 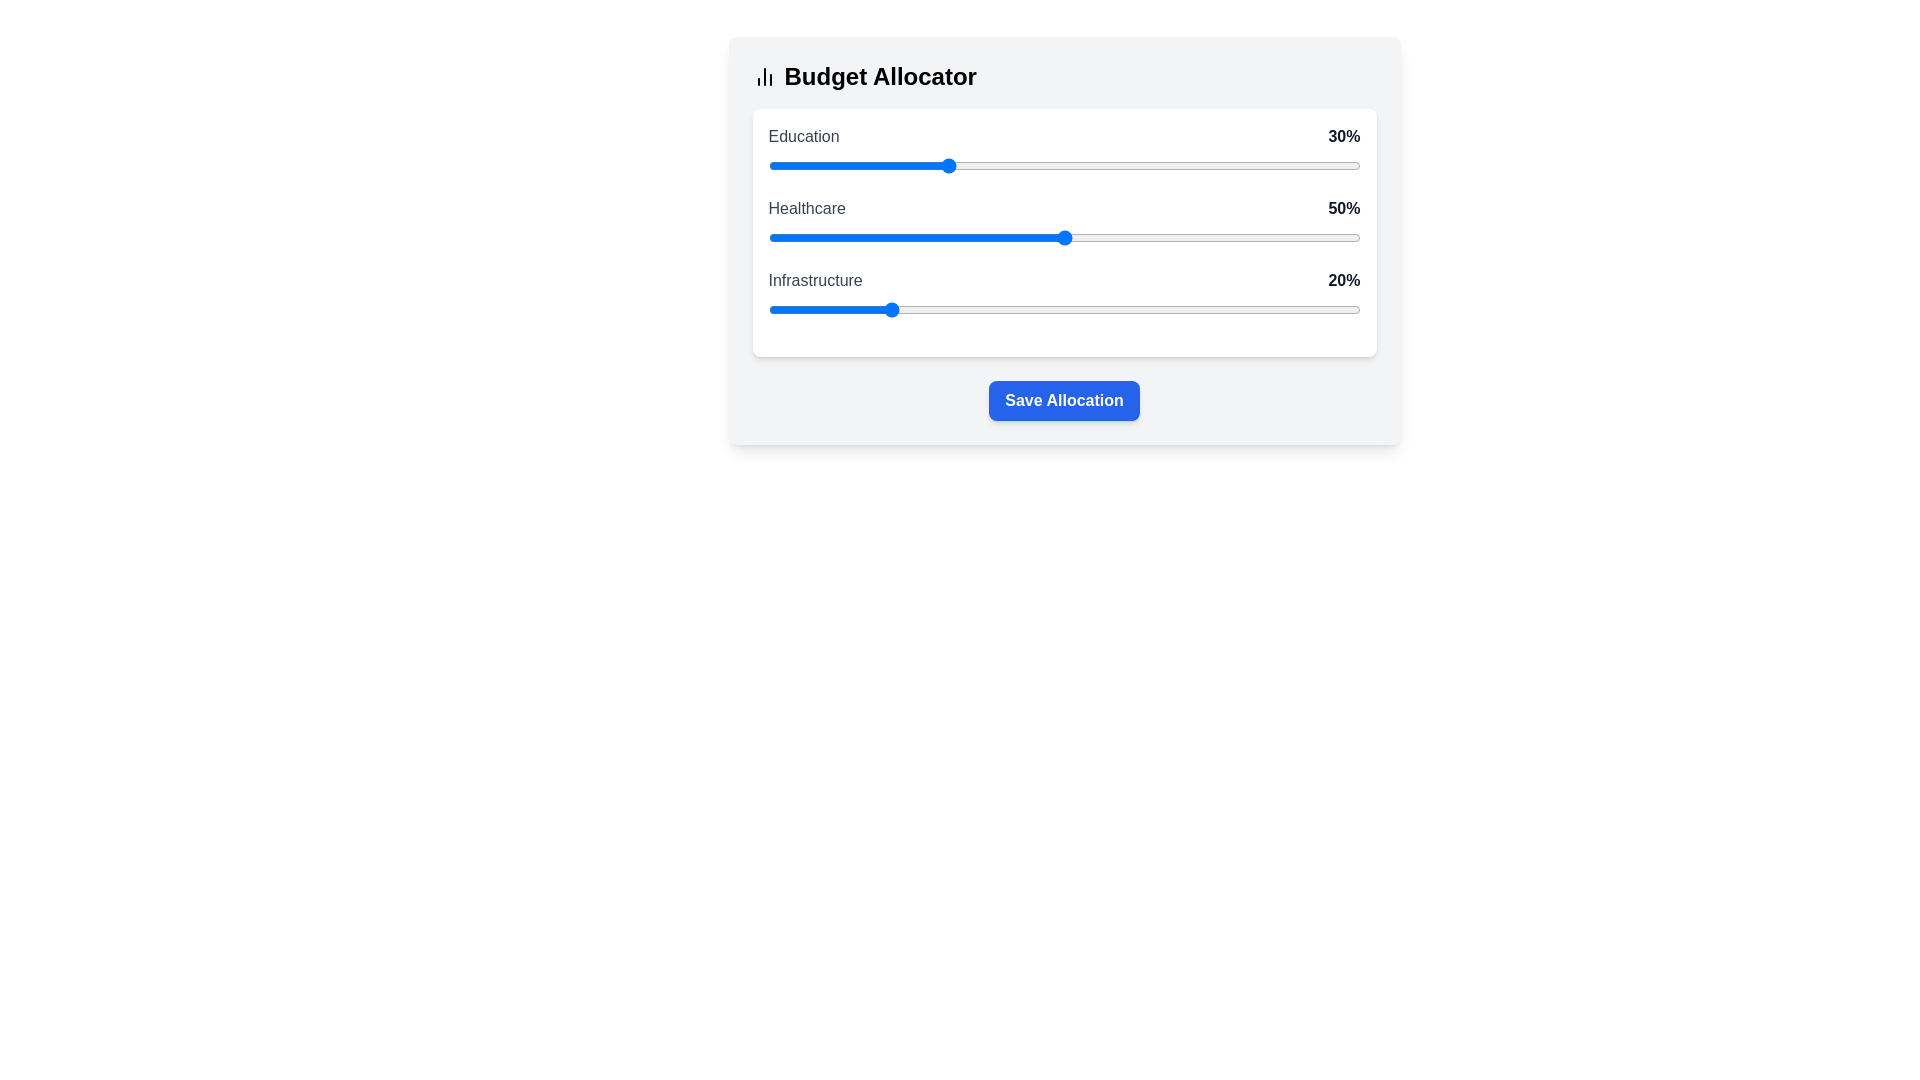 What do you see at coordinates (1110, 237) in the screenshot?
I see `healthcare allocation` at bounding box center [1110, 237].